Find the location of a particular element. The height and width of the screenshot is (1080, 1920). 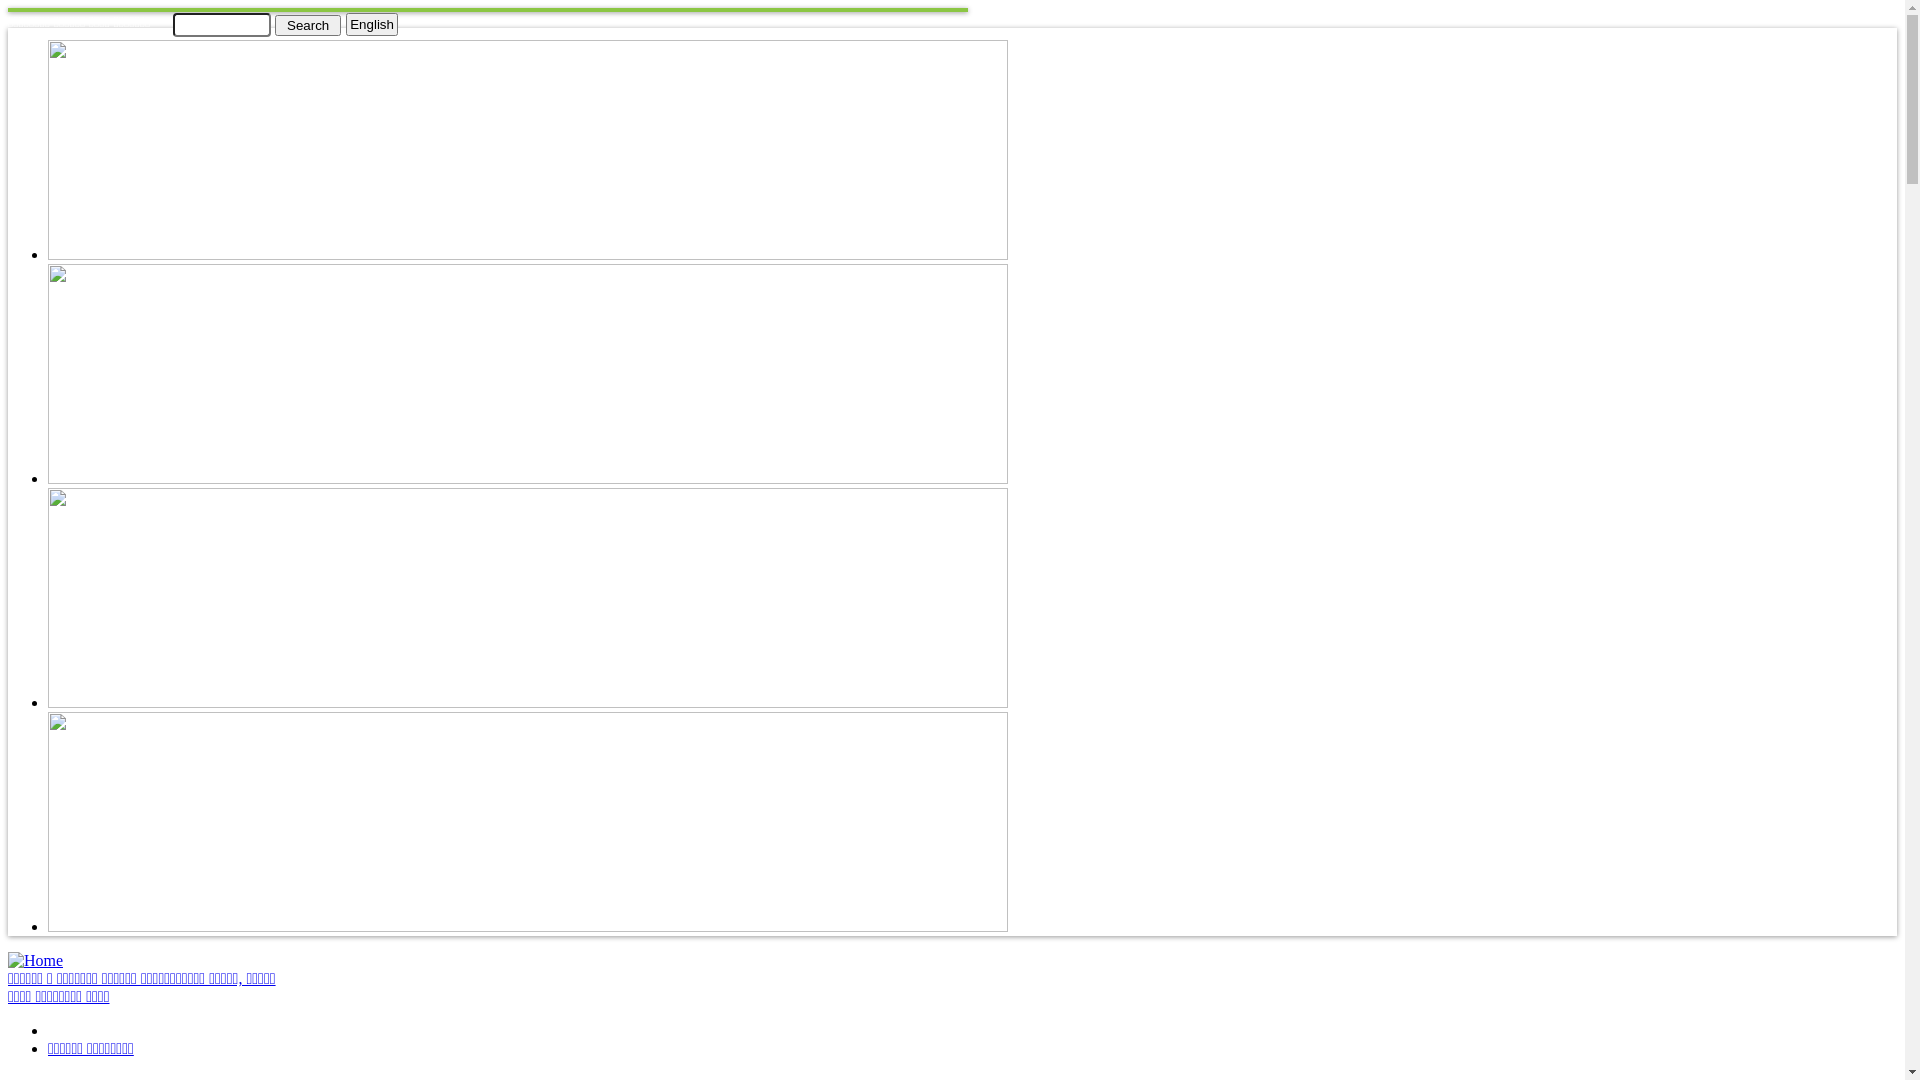

'Home' is located at coordinates (35, 959).